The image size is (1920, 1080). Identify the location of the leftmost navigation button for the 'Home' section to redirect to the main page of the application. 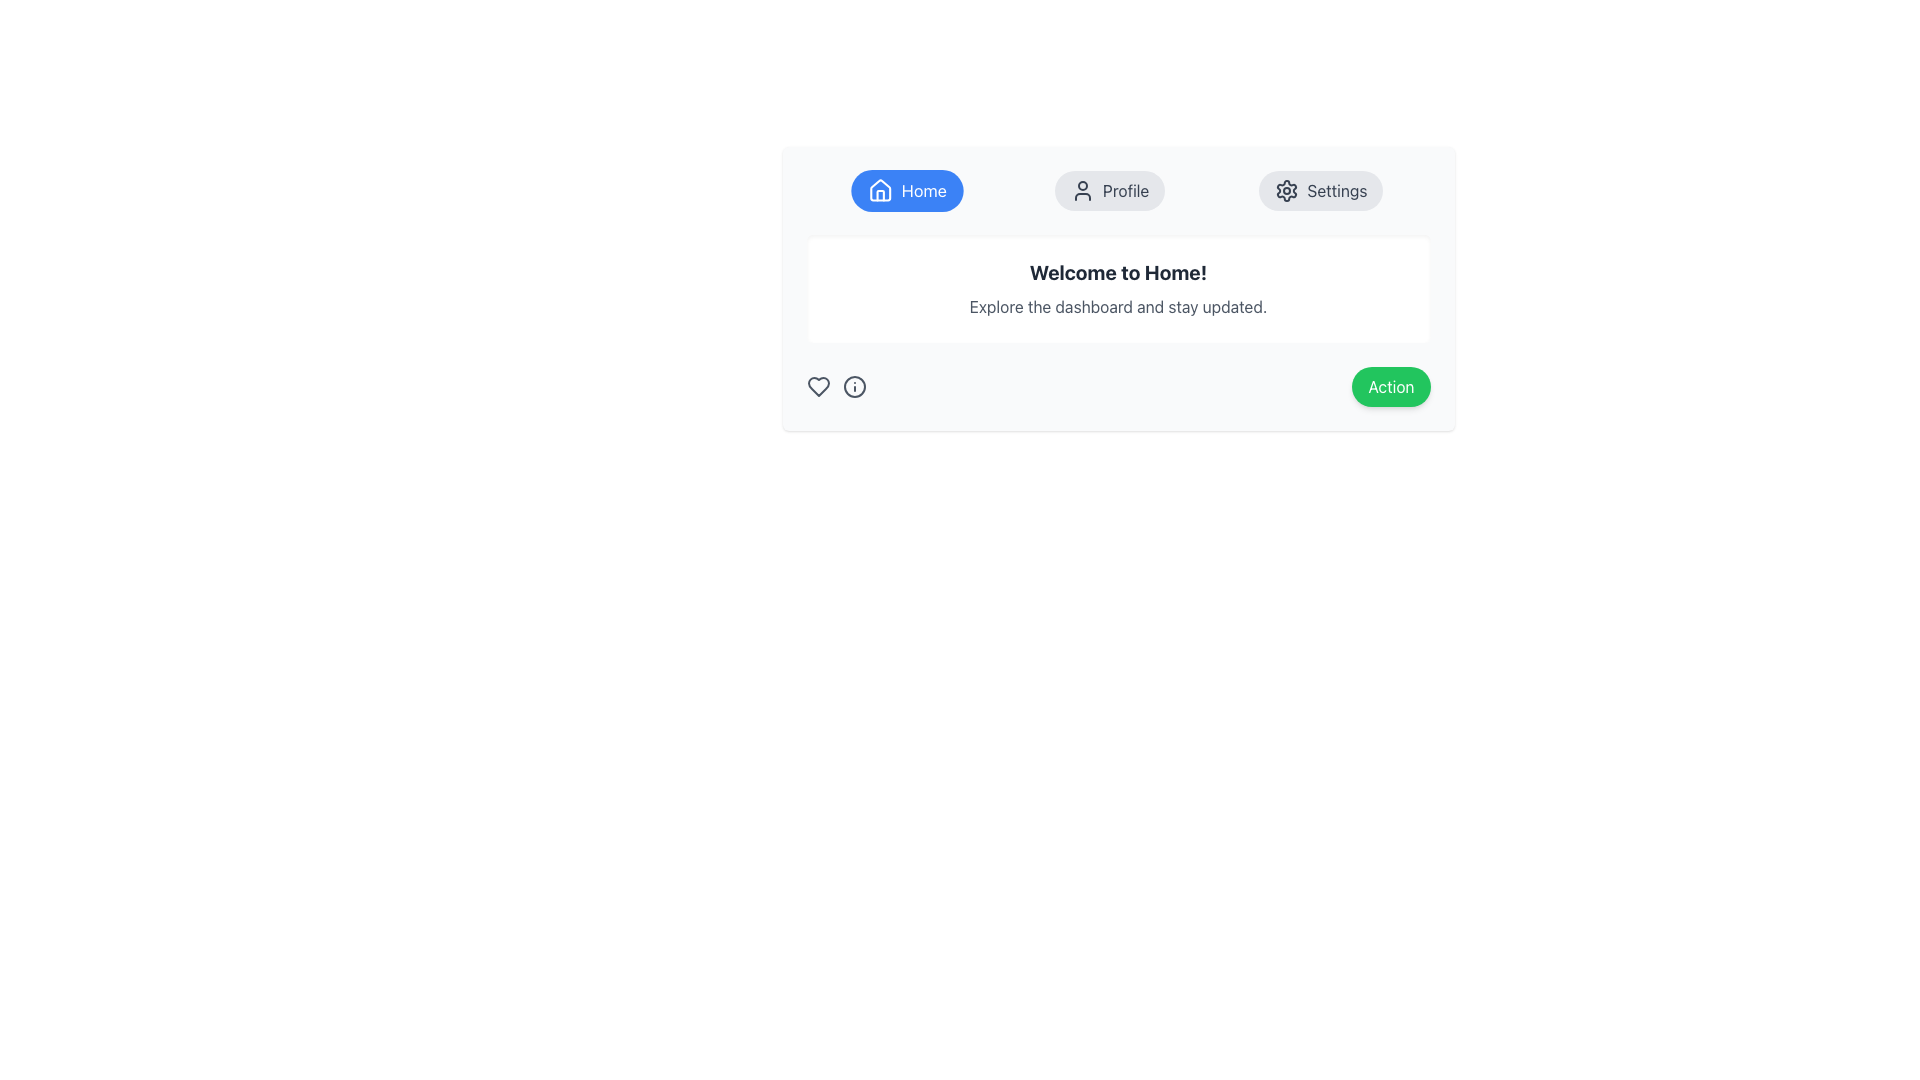
(906, 191).